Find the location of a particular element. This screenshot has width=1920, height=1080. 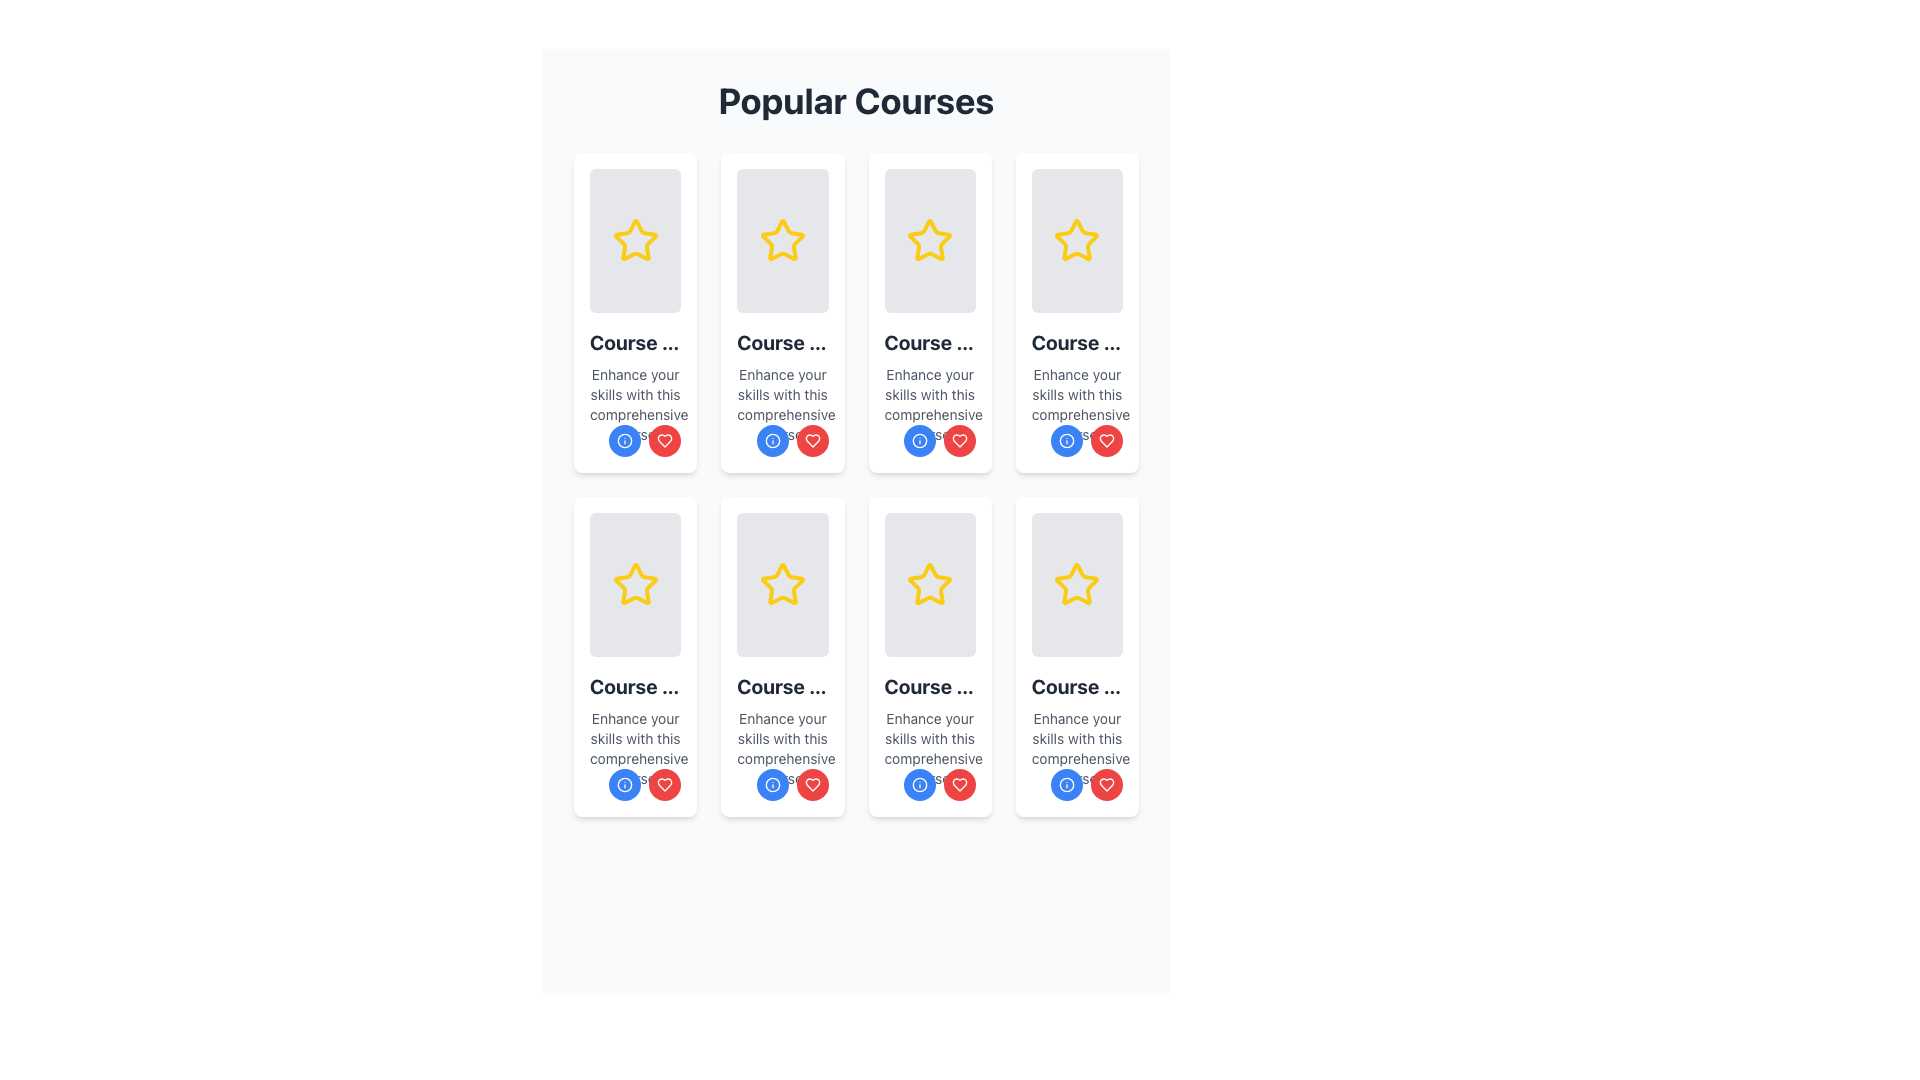

the blue circular Information Button located in the bottom-left corner of the second card in the grid layout is located at coordinates (771, 784).